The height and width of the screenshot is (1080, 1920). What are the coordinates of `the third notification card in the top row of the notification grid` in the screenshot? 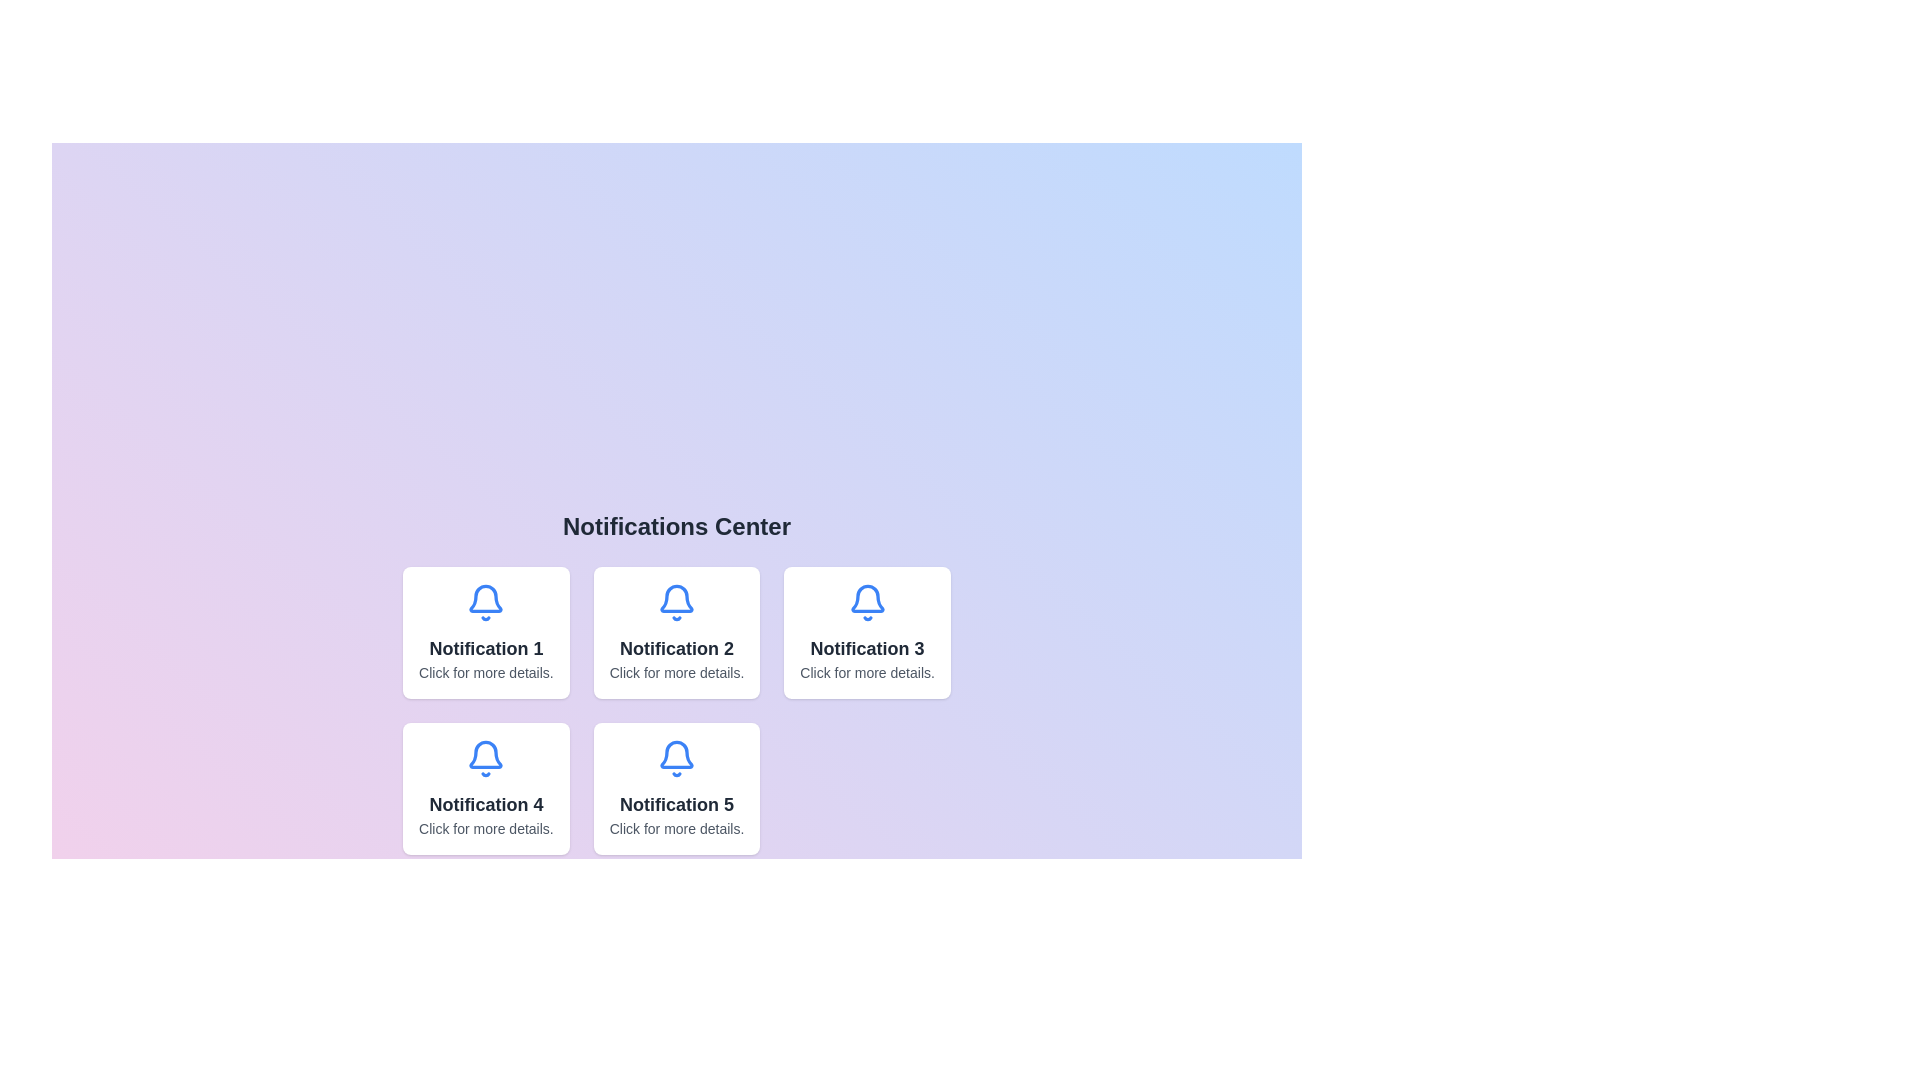 It's located at (867, 632).